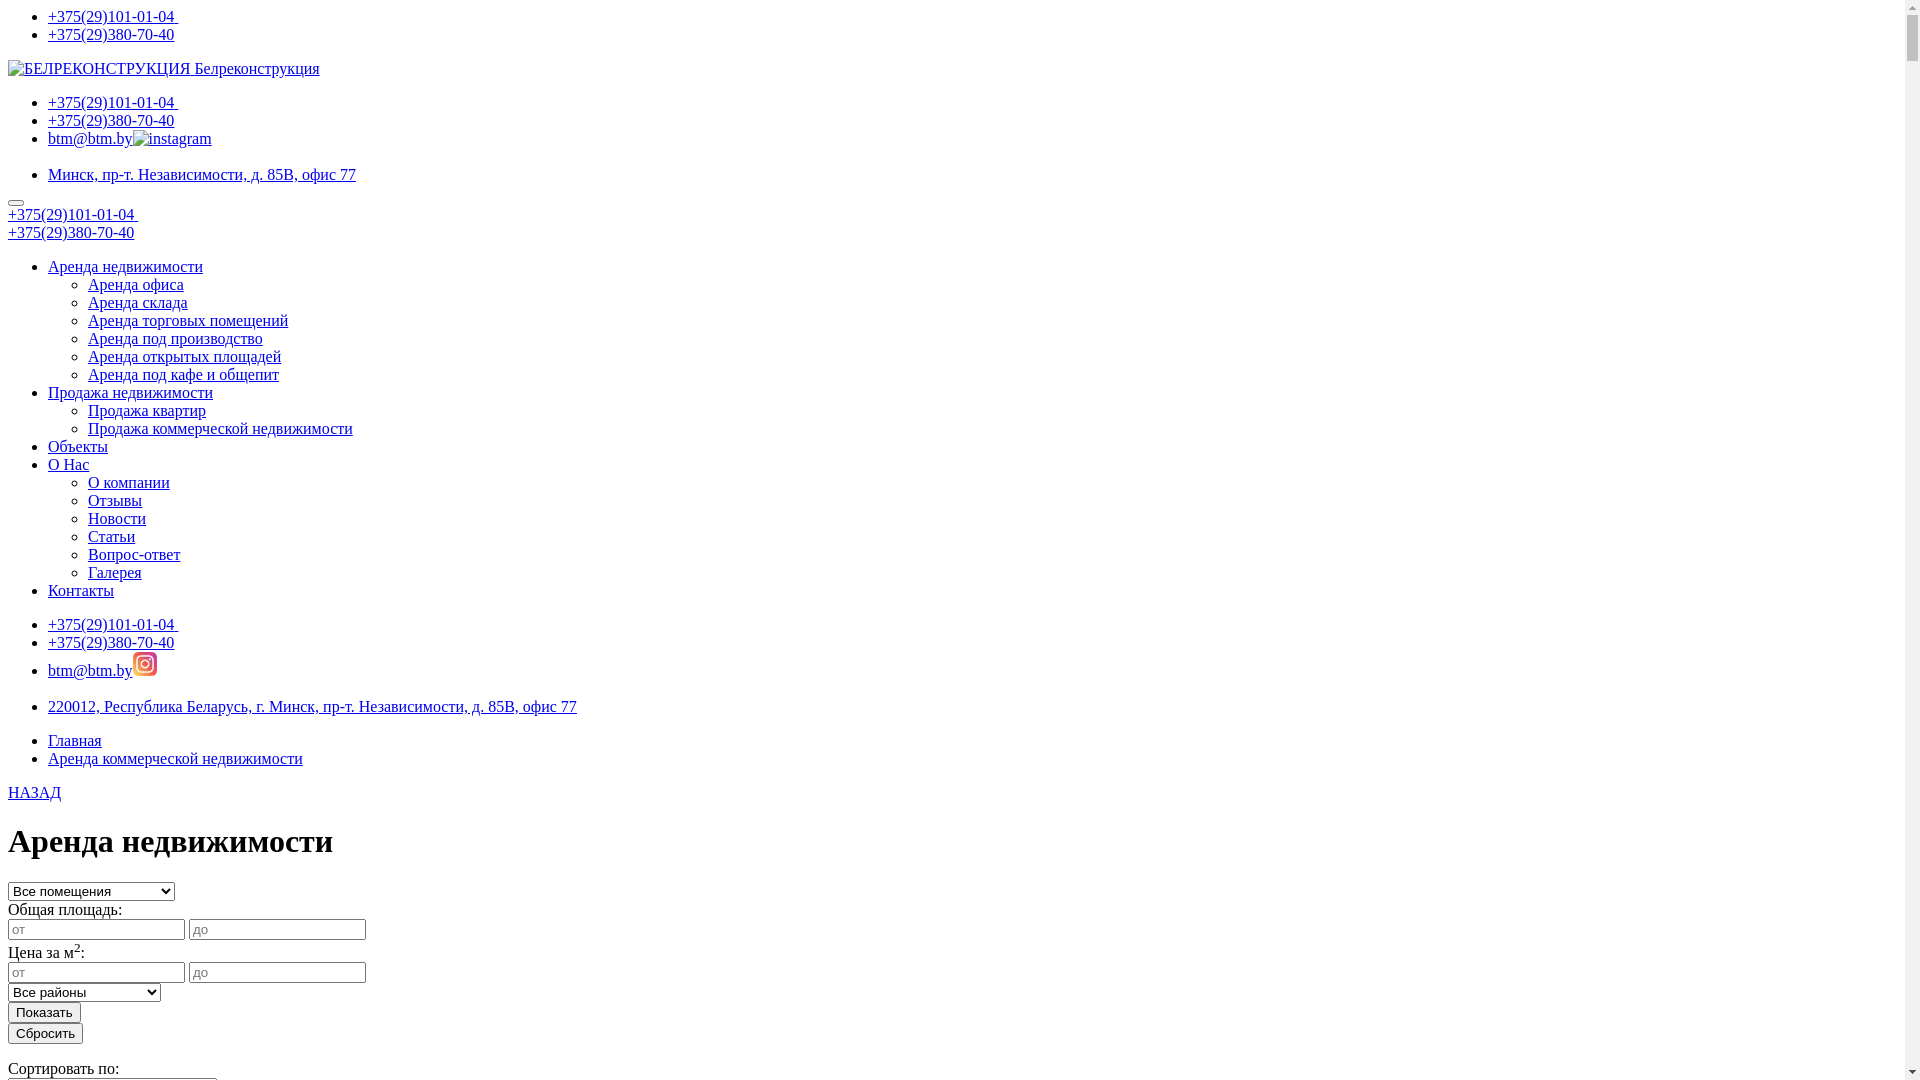 The width and height of the screenshot is (1920, 1080). Describe the element at coordinates (112, 102) in the screenshot. I see `'+375(29)101-01-04 '` at that location.